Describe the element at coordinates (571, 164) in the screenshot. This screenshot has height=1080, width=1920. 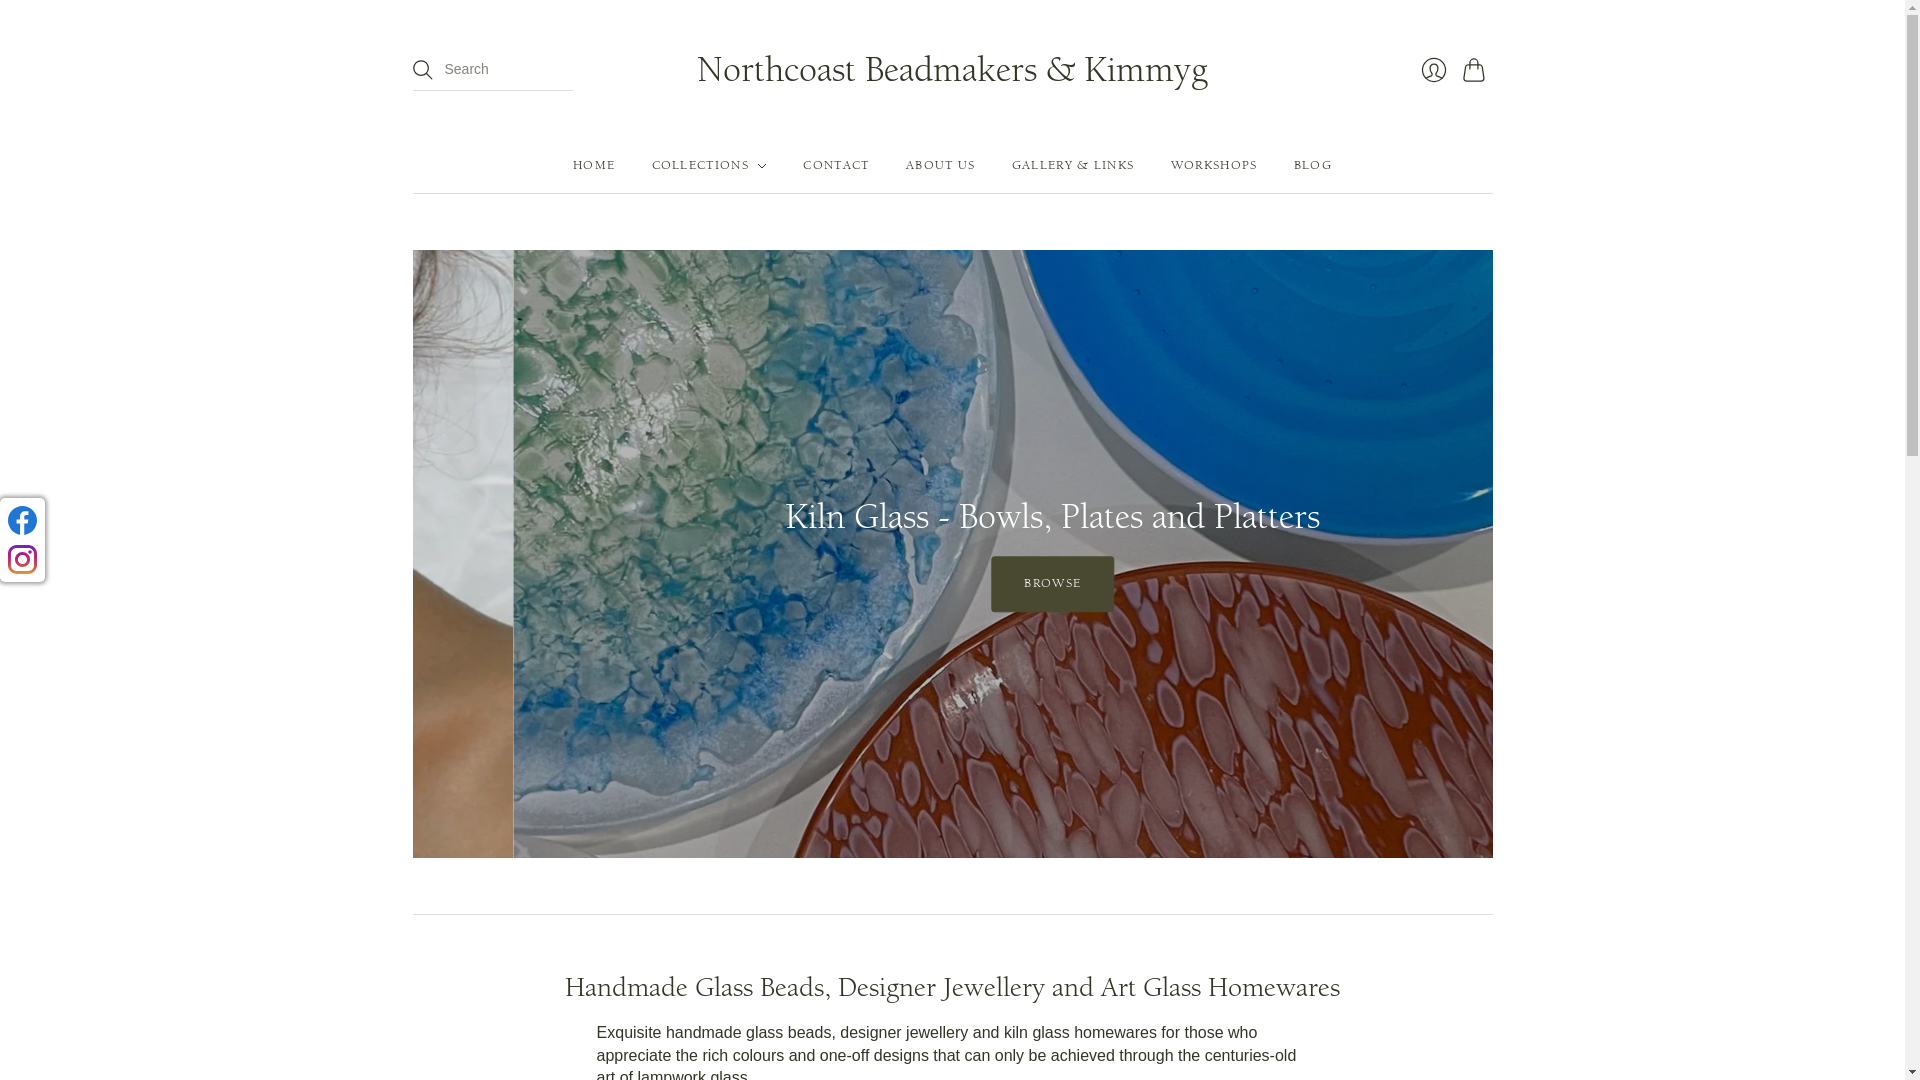
I see `'HOME'` at that location.